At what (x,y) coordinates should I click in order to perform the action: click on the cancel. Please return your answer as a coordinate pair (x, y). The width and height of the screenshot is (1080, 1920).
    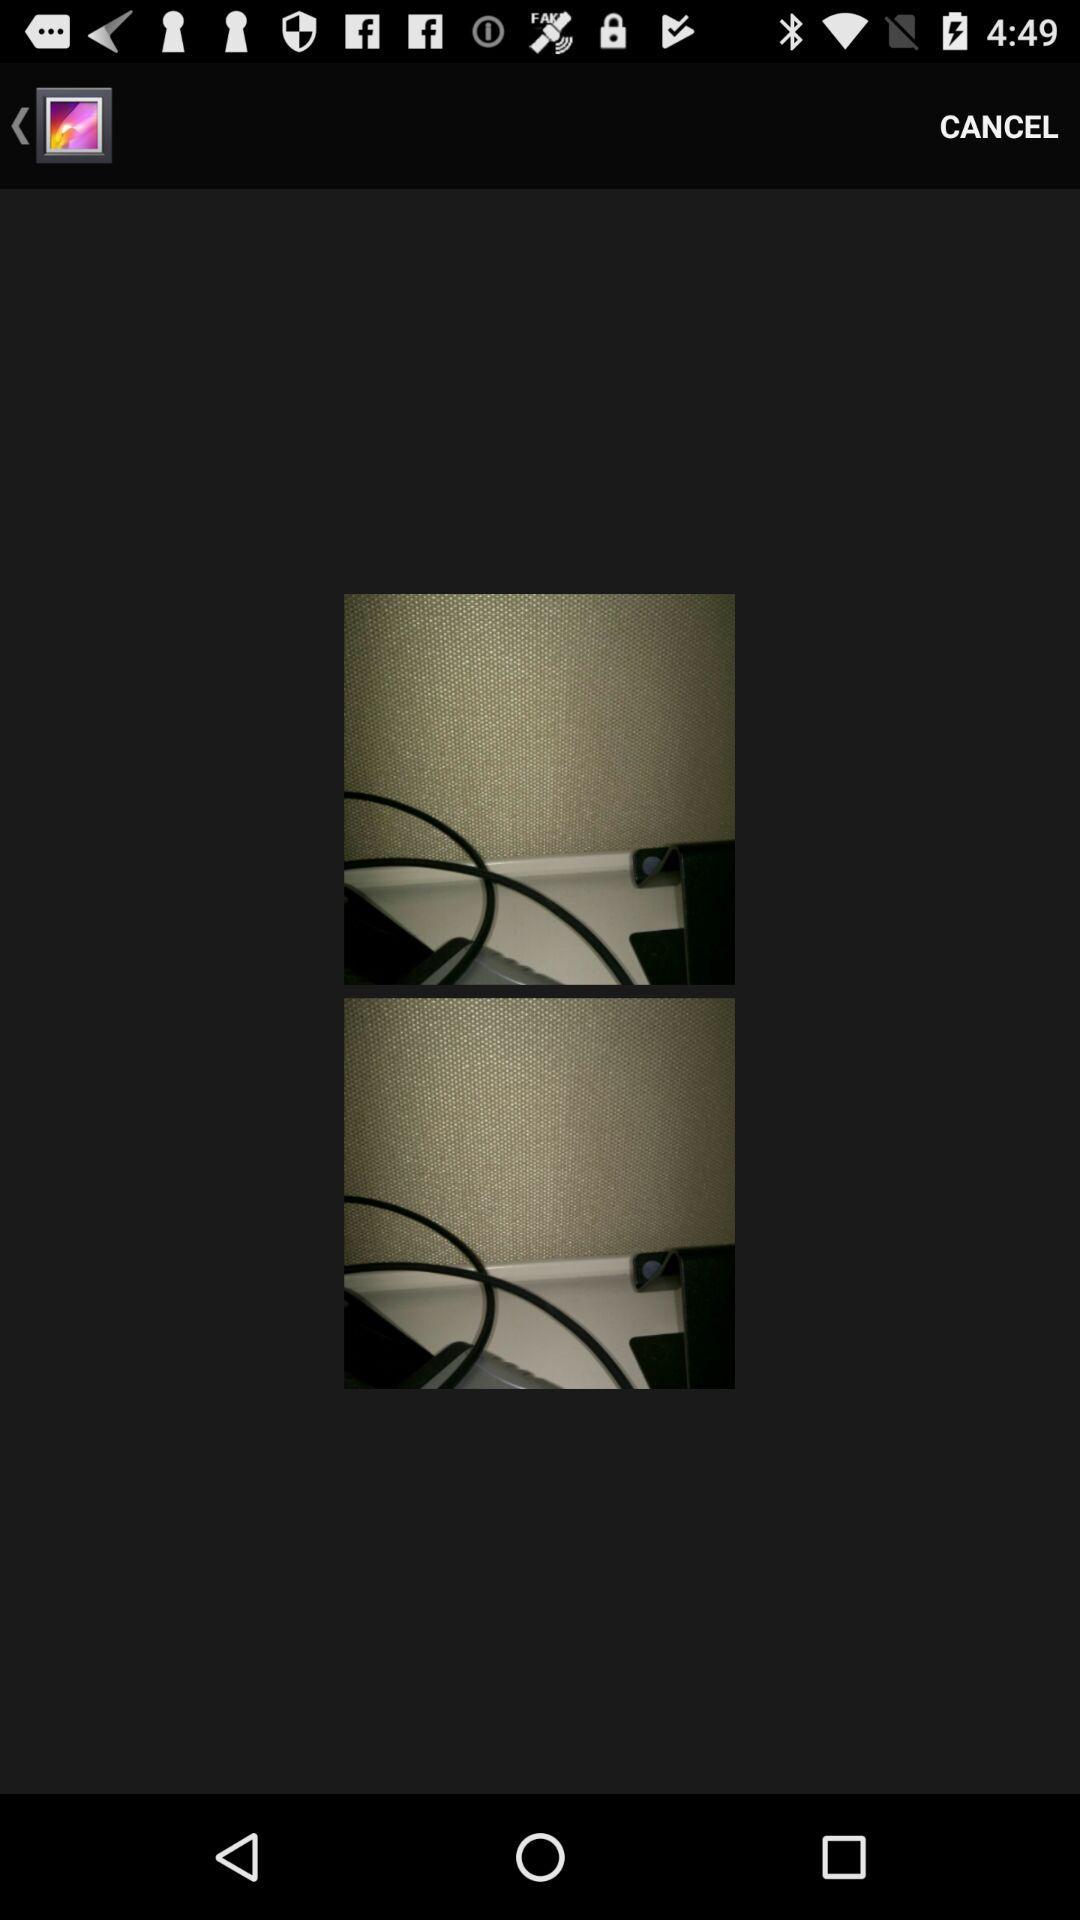
    Looking at the image, I should click on (999, 124).